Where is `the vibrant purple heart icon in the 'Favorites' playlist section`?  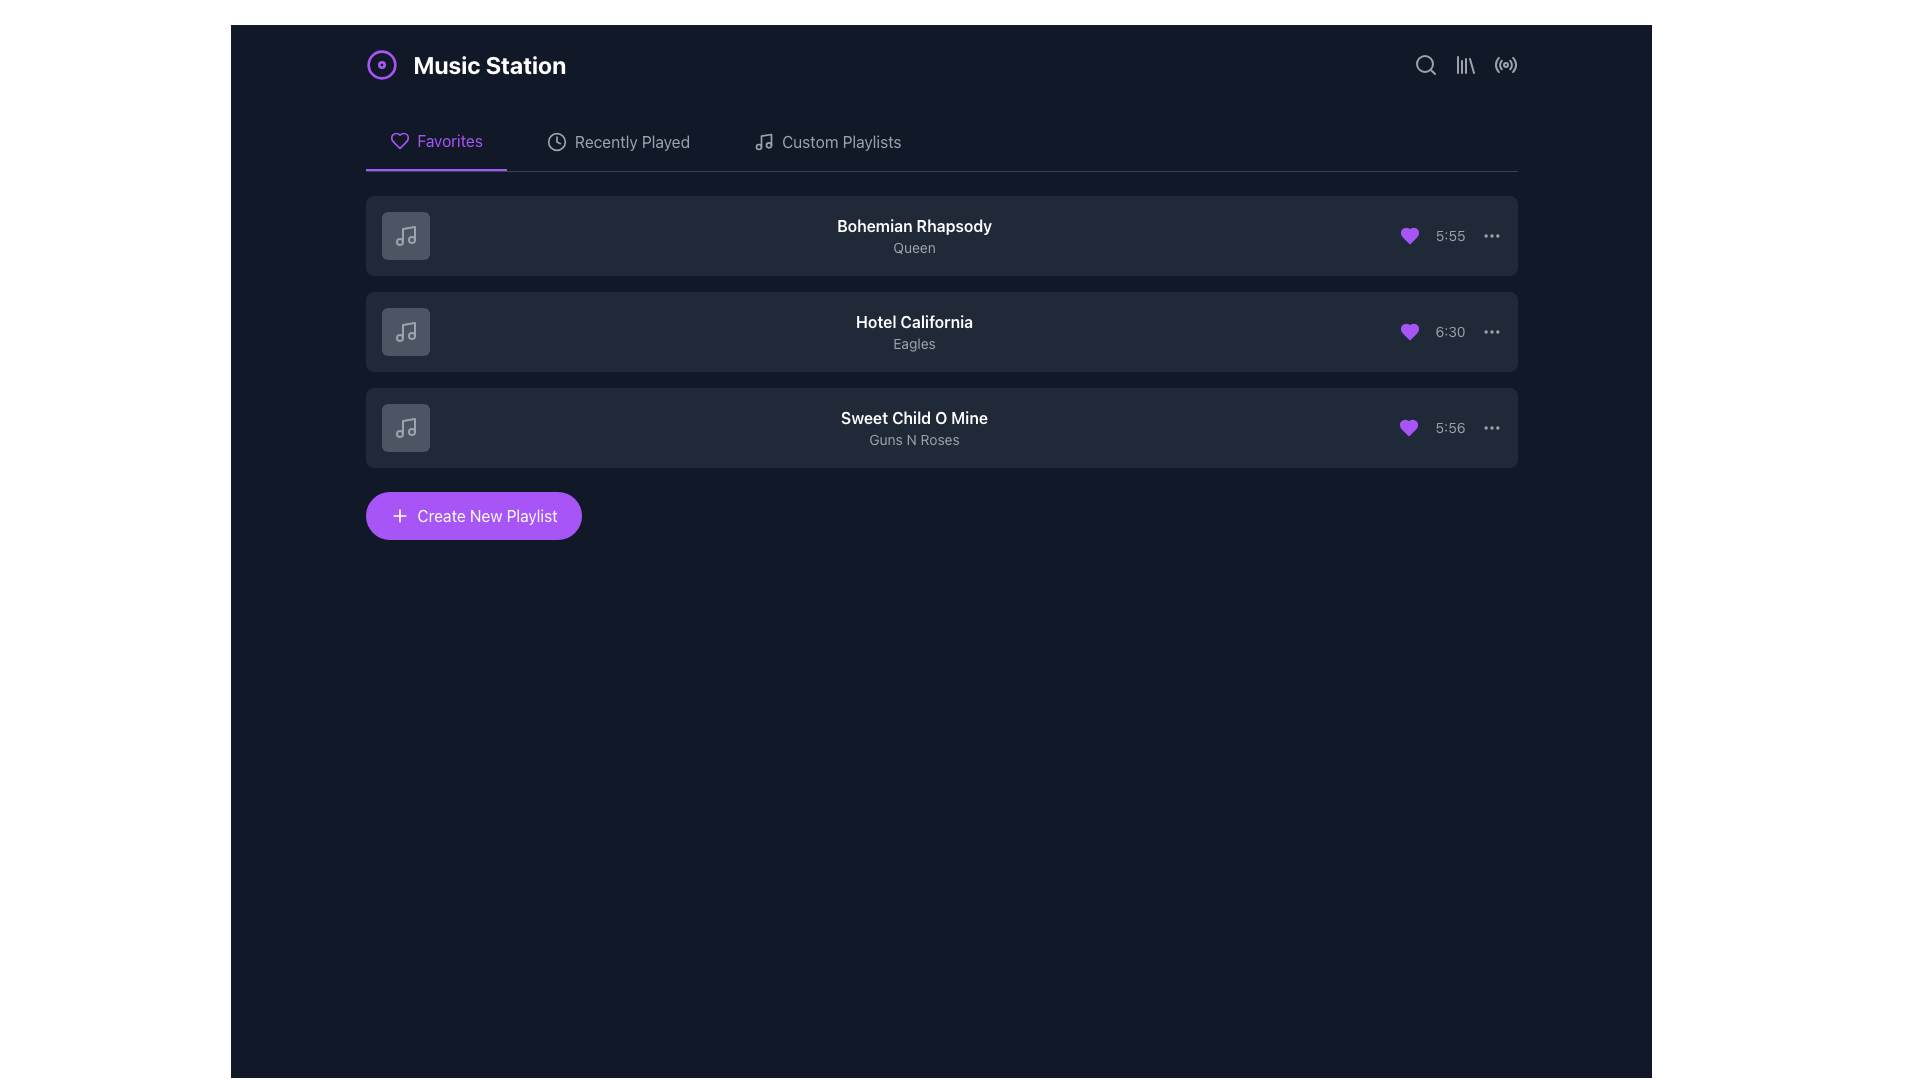
the vibrant purple heart icon in the 'Favorites' playlist section is located at coordinates (1408, 234).